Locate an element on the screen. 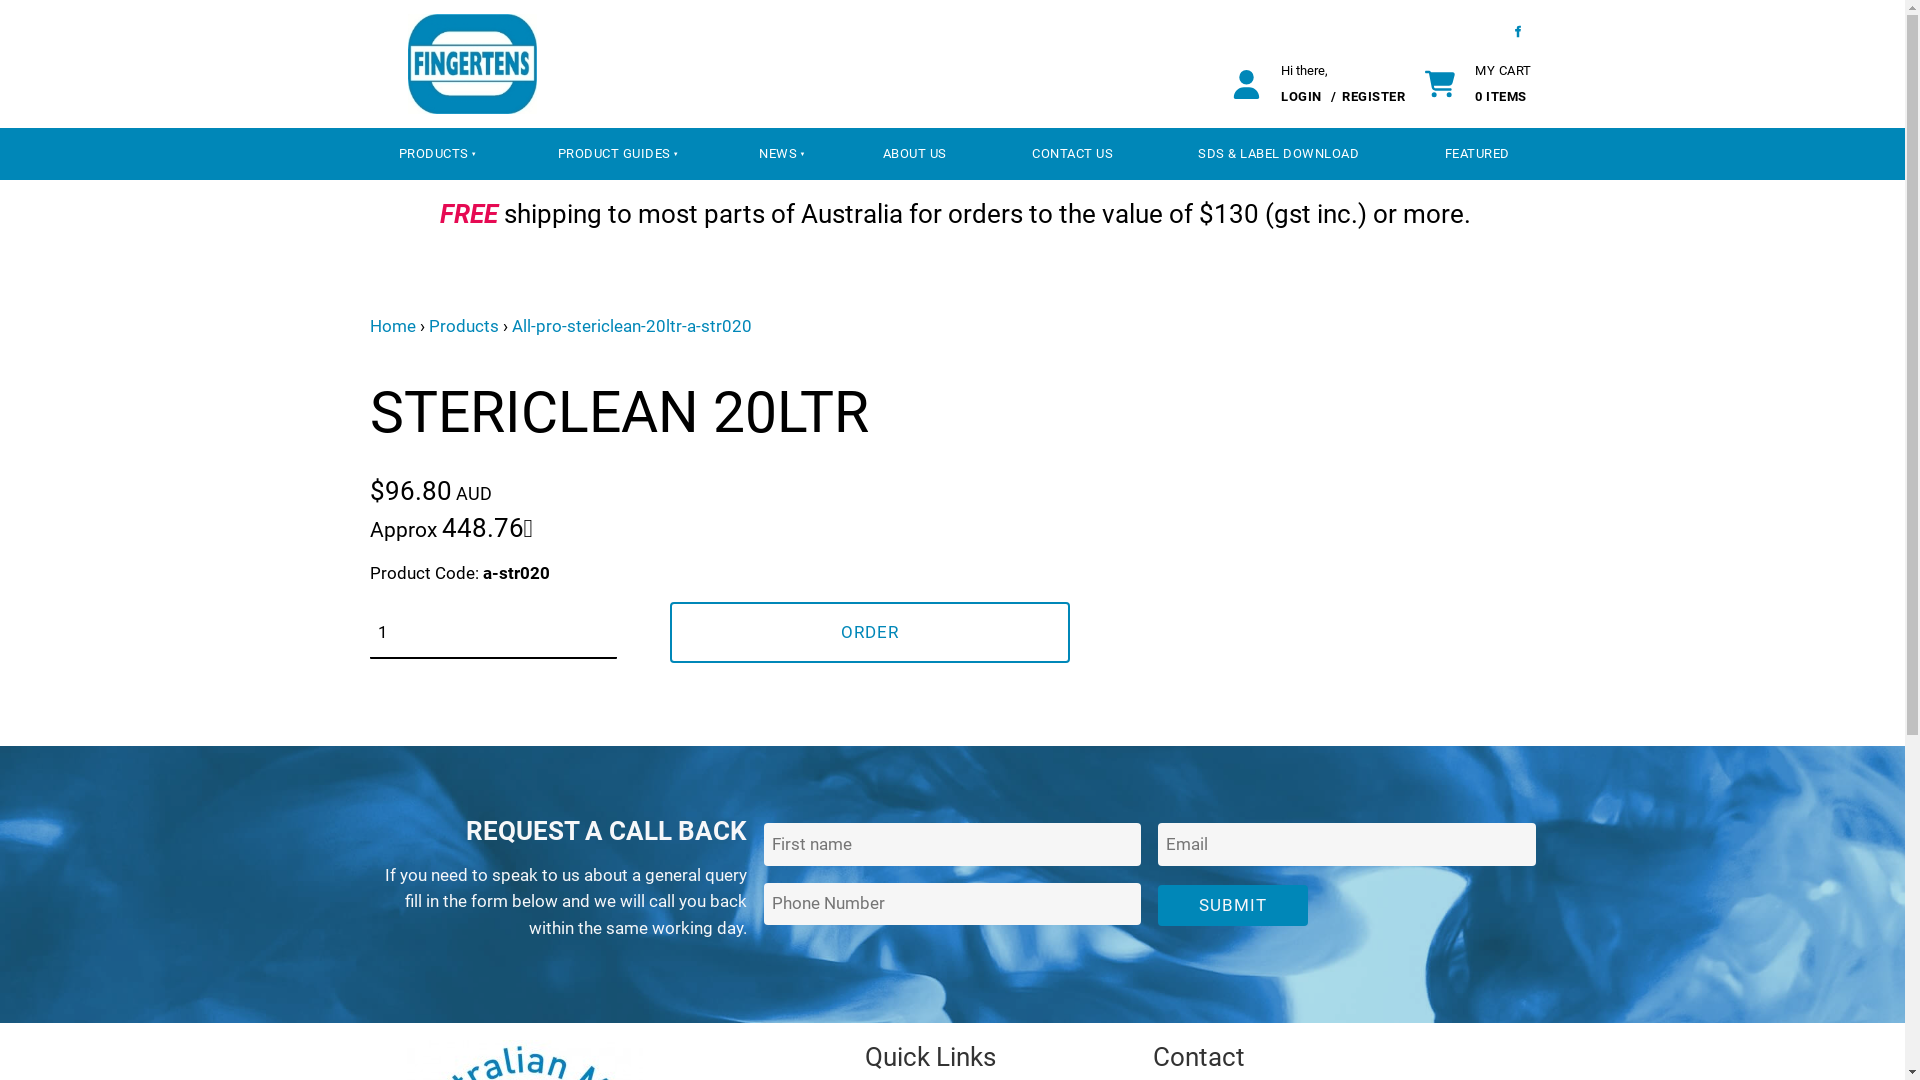 The height and width of the screenshot is (1080, 1920). 'Products' is located at coordinates (461, 325).